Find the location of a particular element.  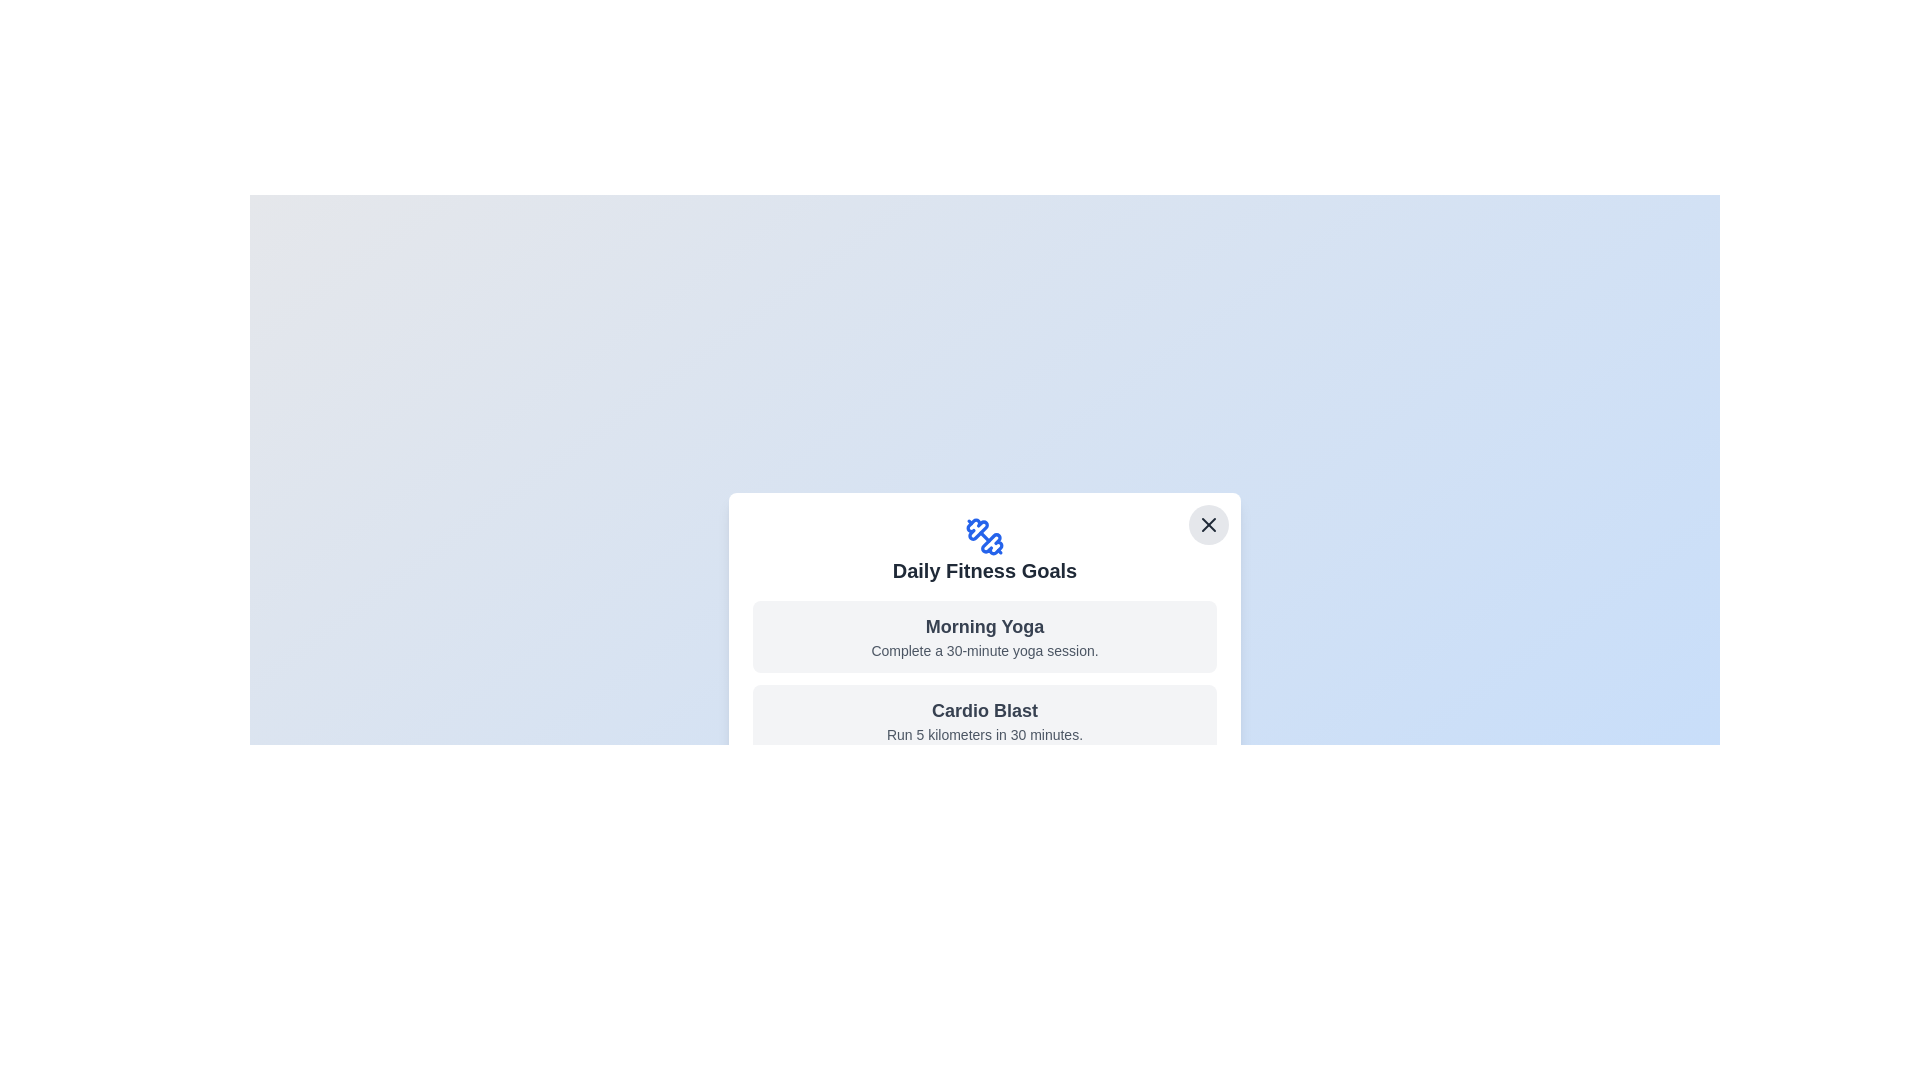

the 'Morning Yoga' informative card component is located at coordinates (984, 636).